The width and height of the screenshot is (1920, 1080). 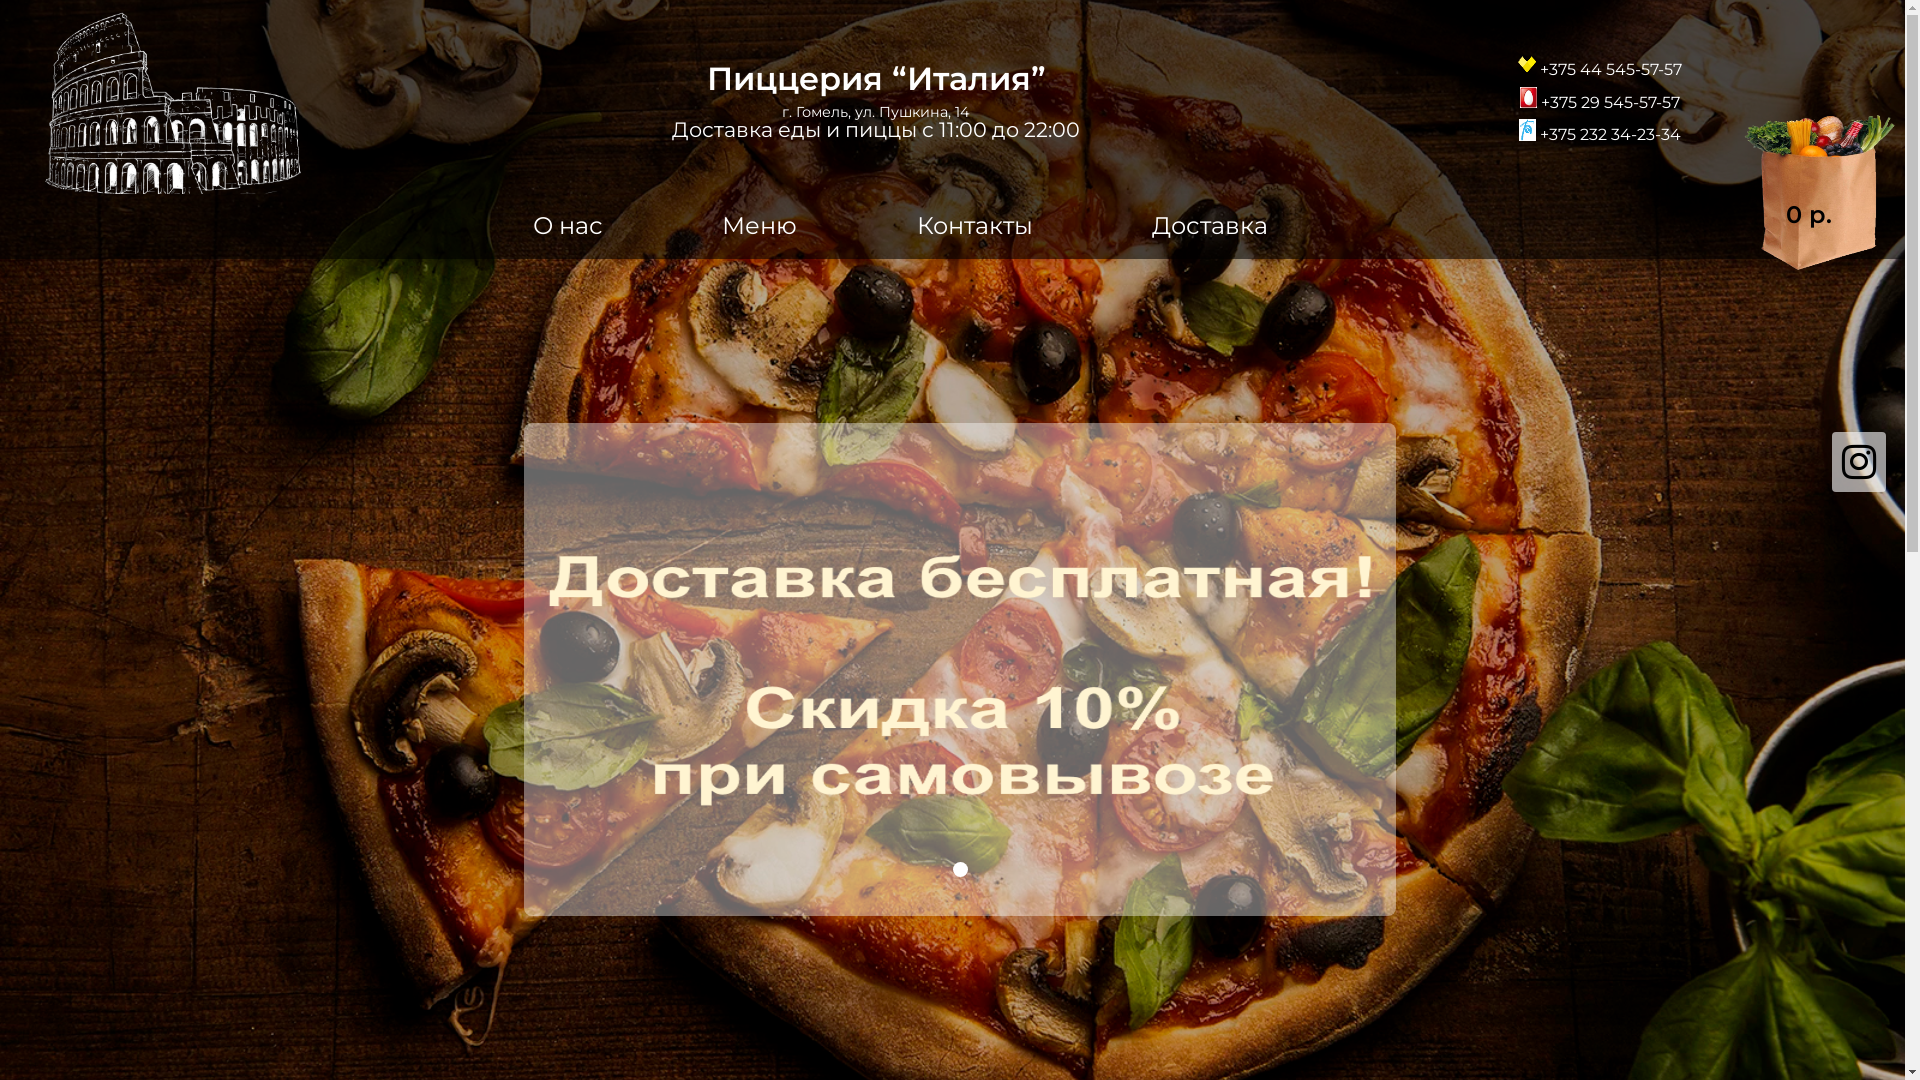 I want to click on '+375 44 545-57-57', so click(x=1598, y=63).